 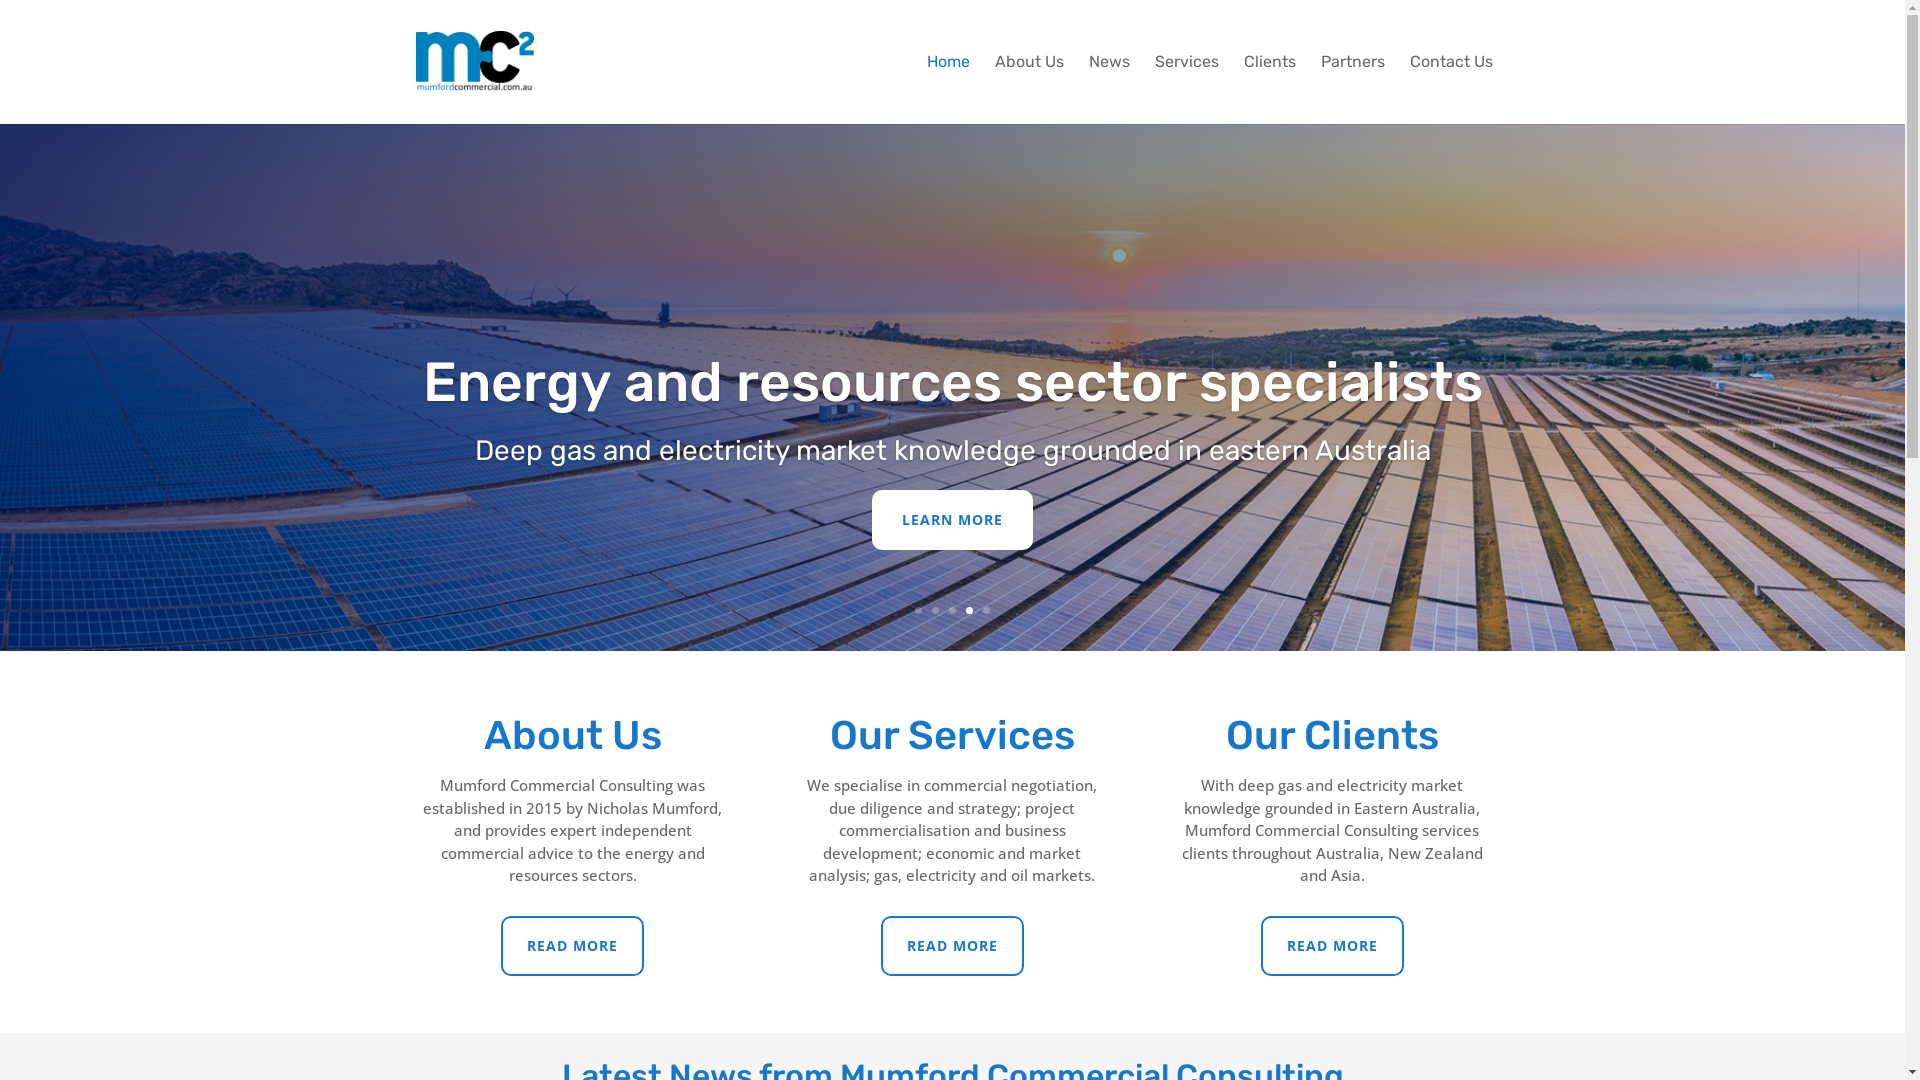 What do you see at coordinates (983, 609) in the screenshot?
I see `'5'` at bounding box center [983, 609].